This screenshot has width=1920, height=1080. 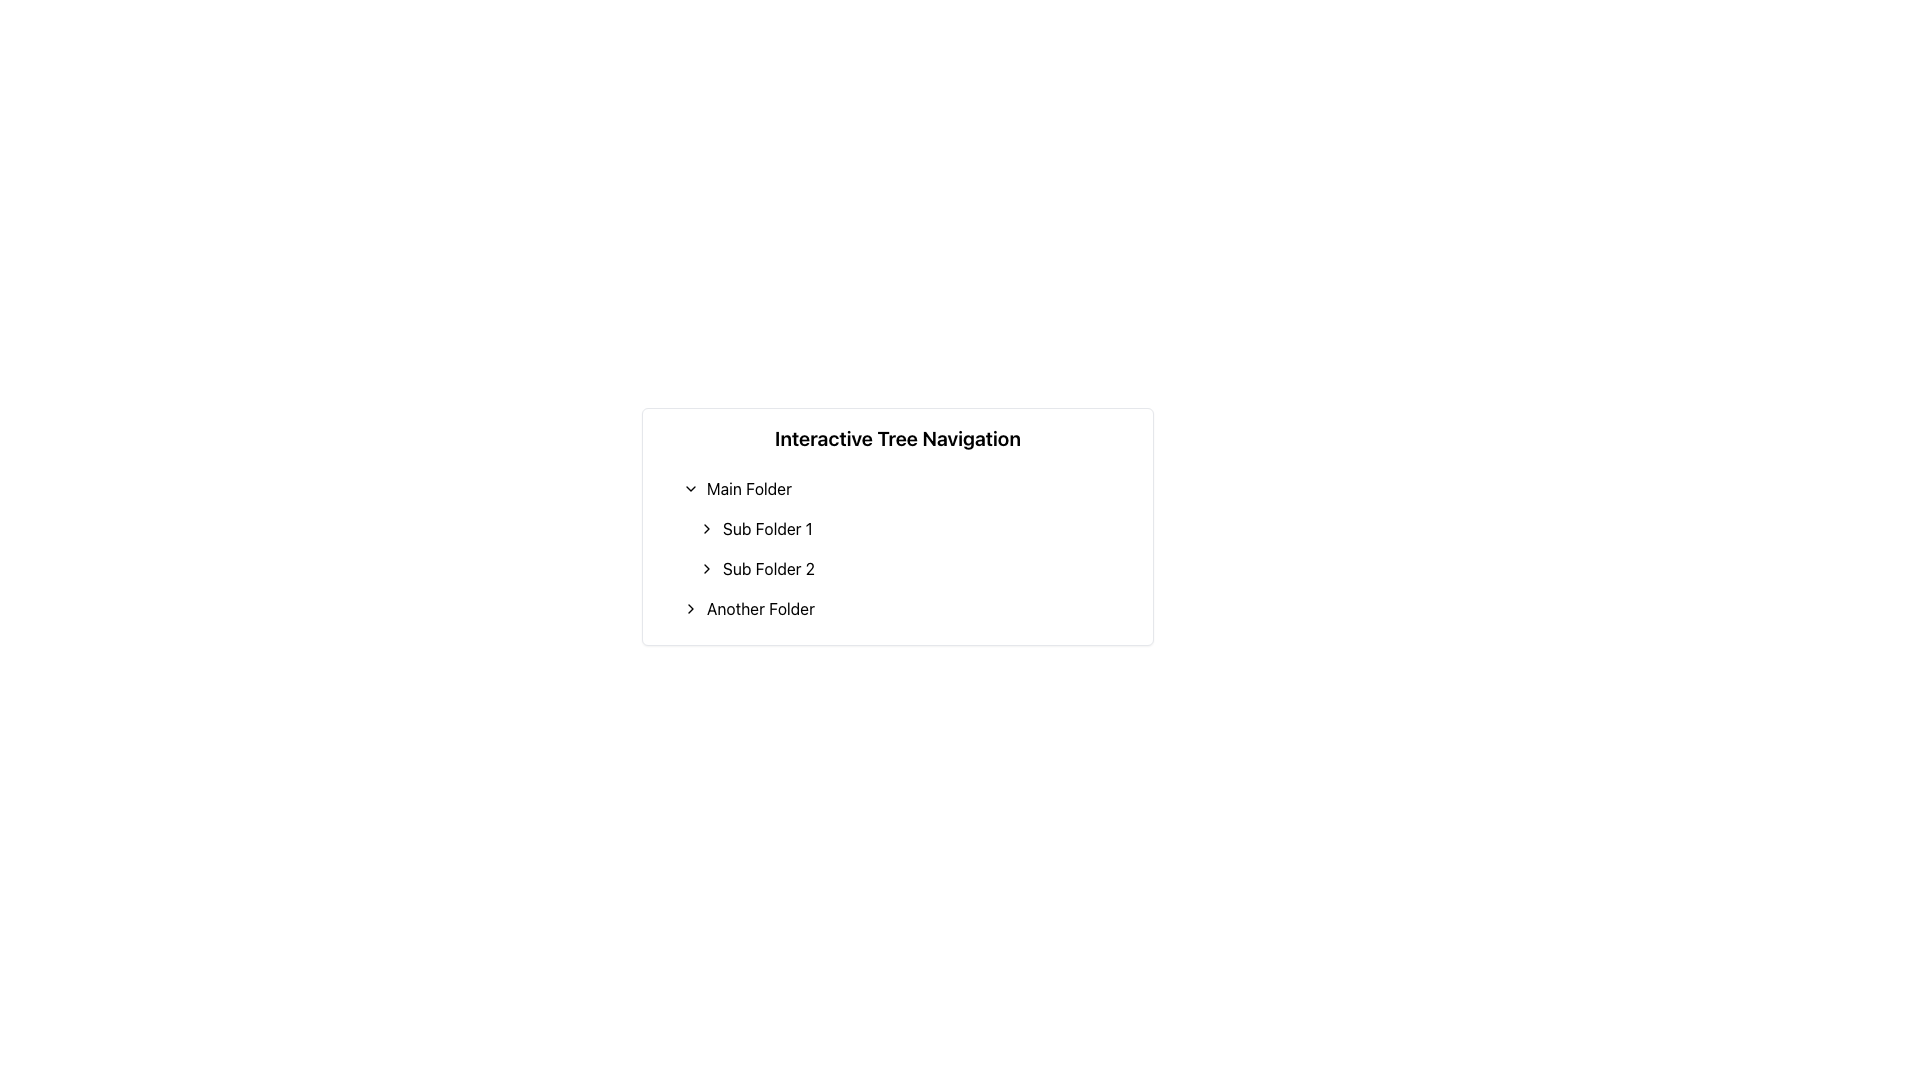 I want to click on the right-facing chevron icon that is located to the left of the text 'Another Folder', so click(x=691, y=608).